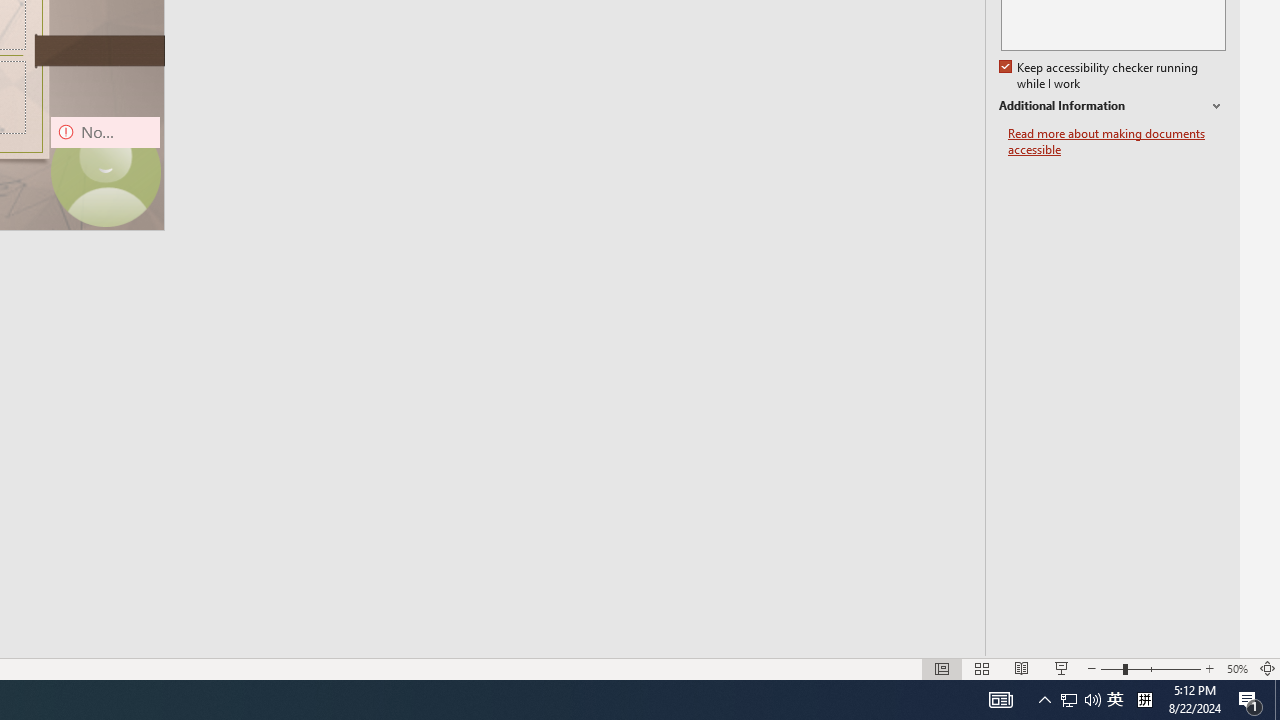 The height and width of the screenshot is (720, 1280). What do you see at coordinates (1116, 141) in the screenshot?
I see `'Read more about making documents accessible'` at bounding box center [1116, 141].